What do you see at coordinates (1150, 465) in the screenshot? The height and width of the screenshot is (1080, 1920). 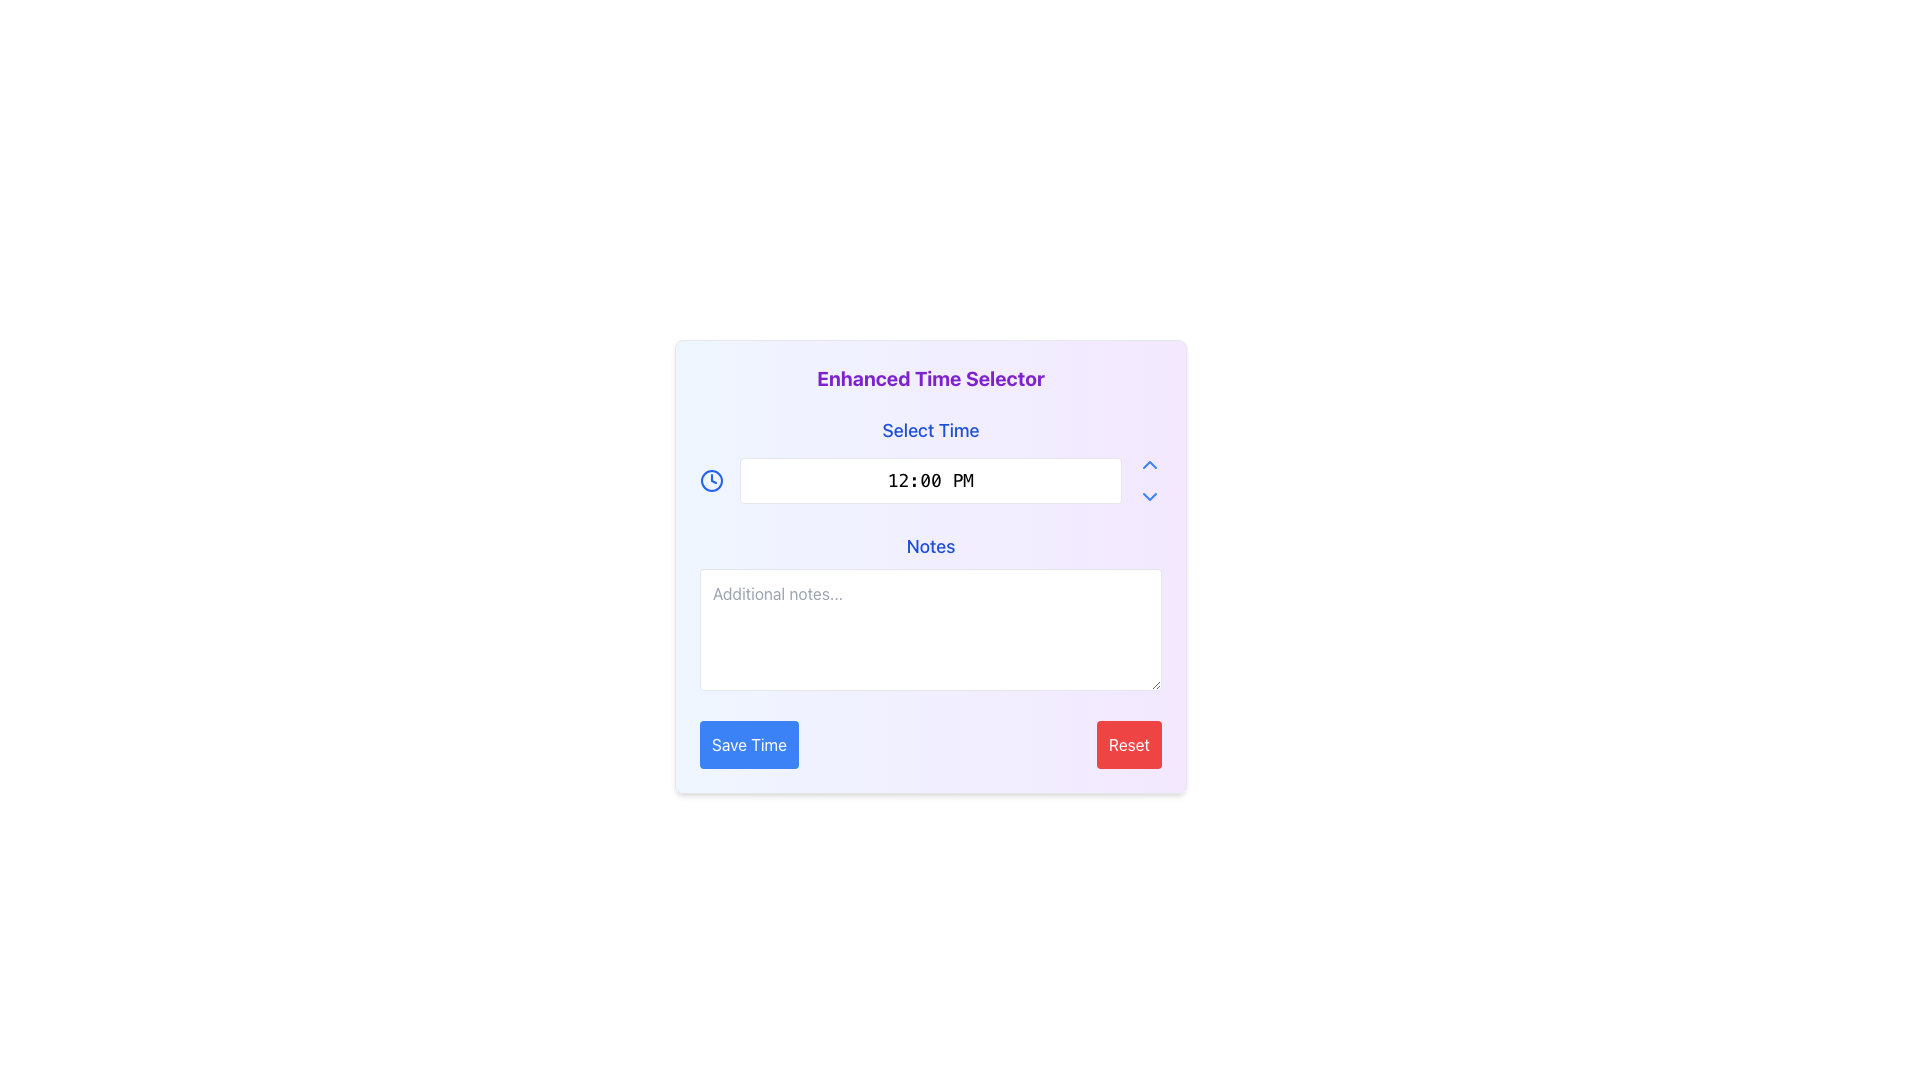 I see `the blue upward-facing chevron button located beside the time input box to increment the time` at bounding box center [1150, 465].